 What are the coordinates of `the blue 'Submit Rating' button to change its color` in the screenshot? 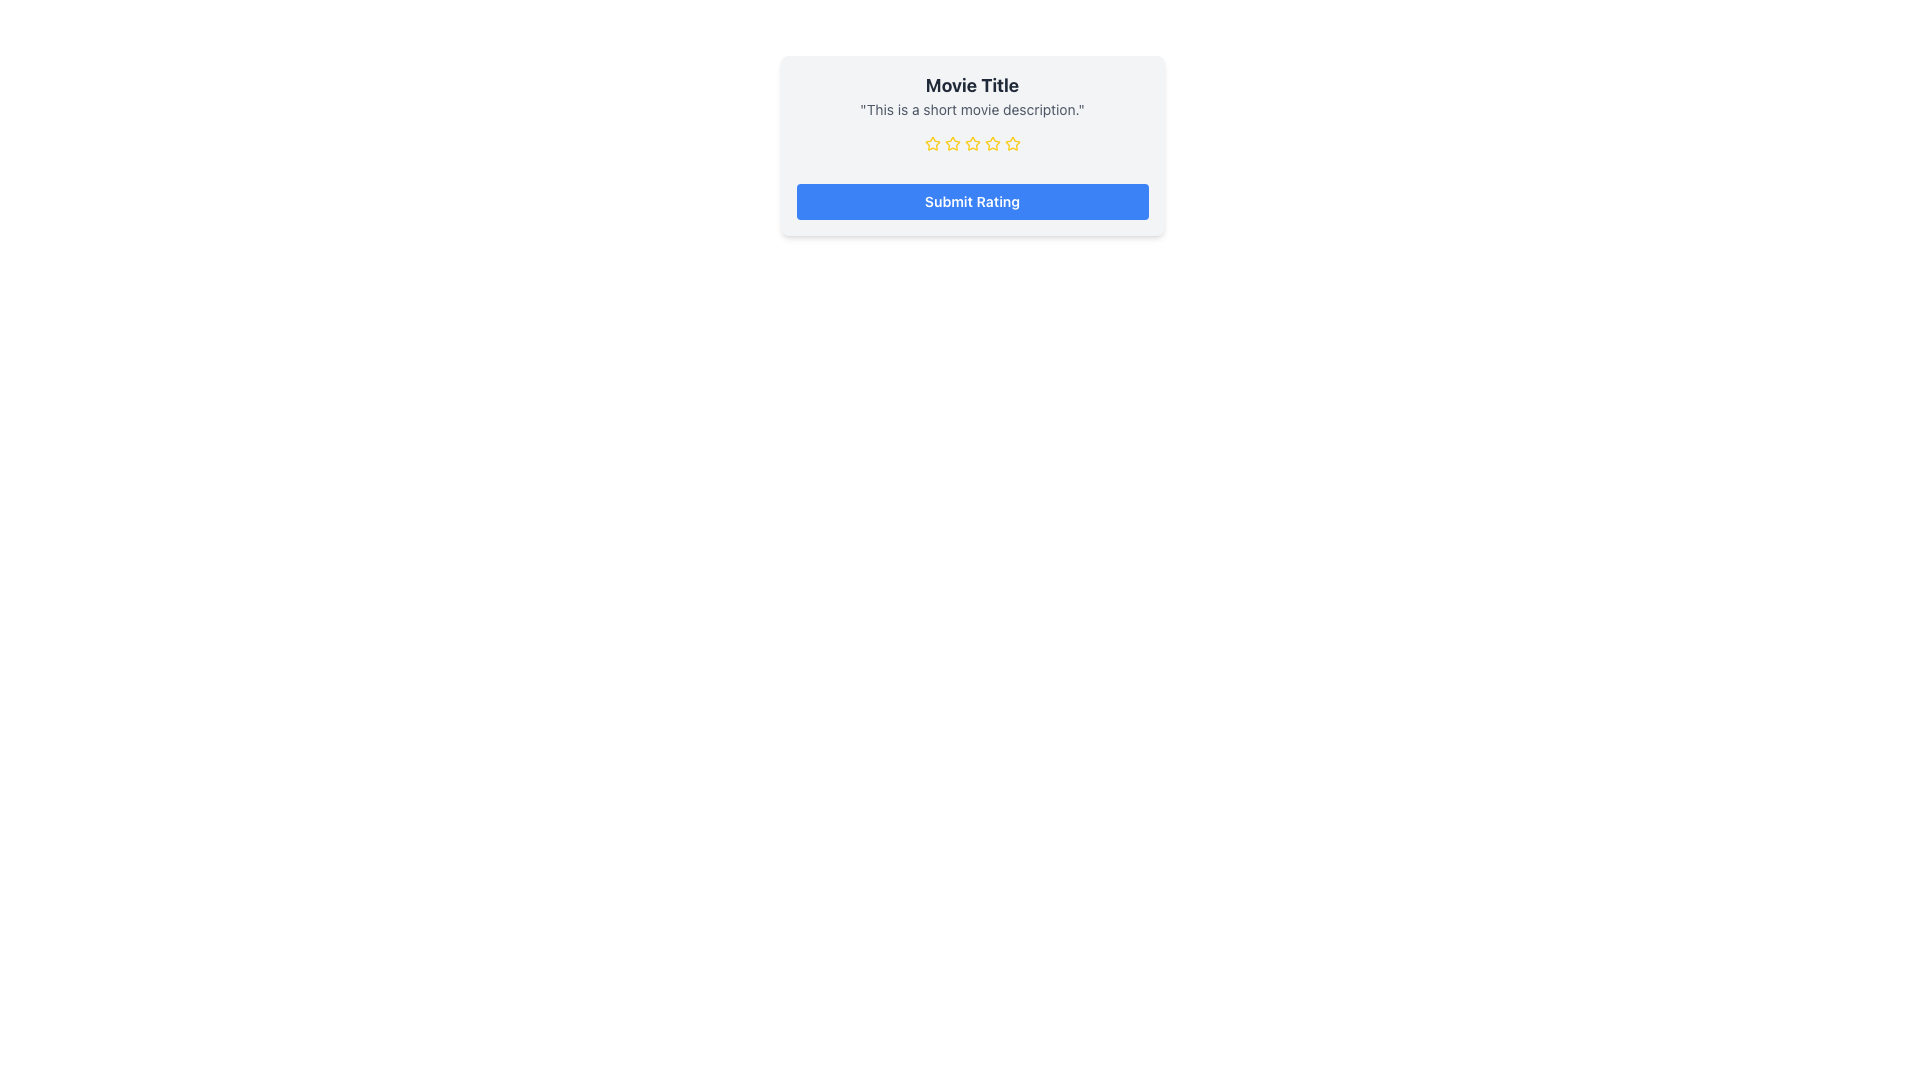 It's located at (972, 201).